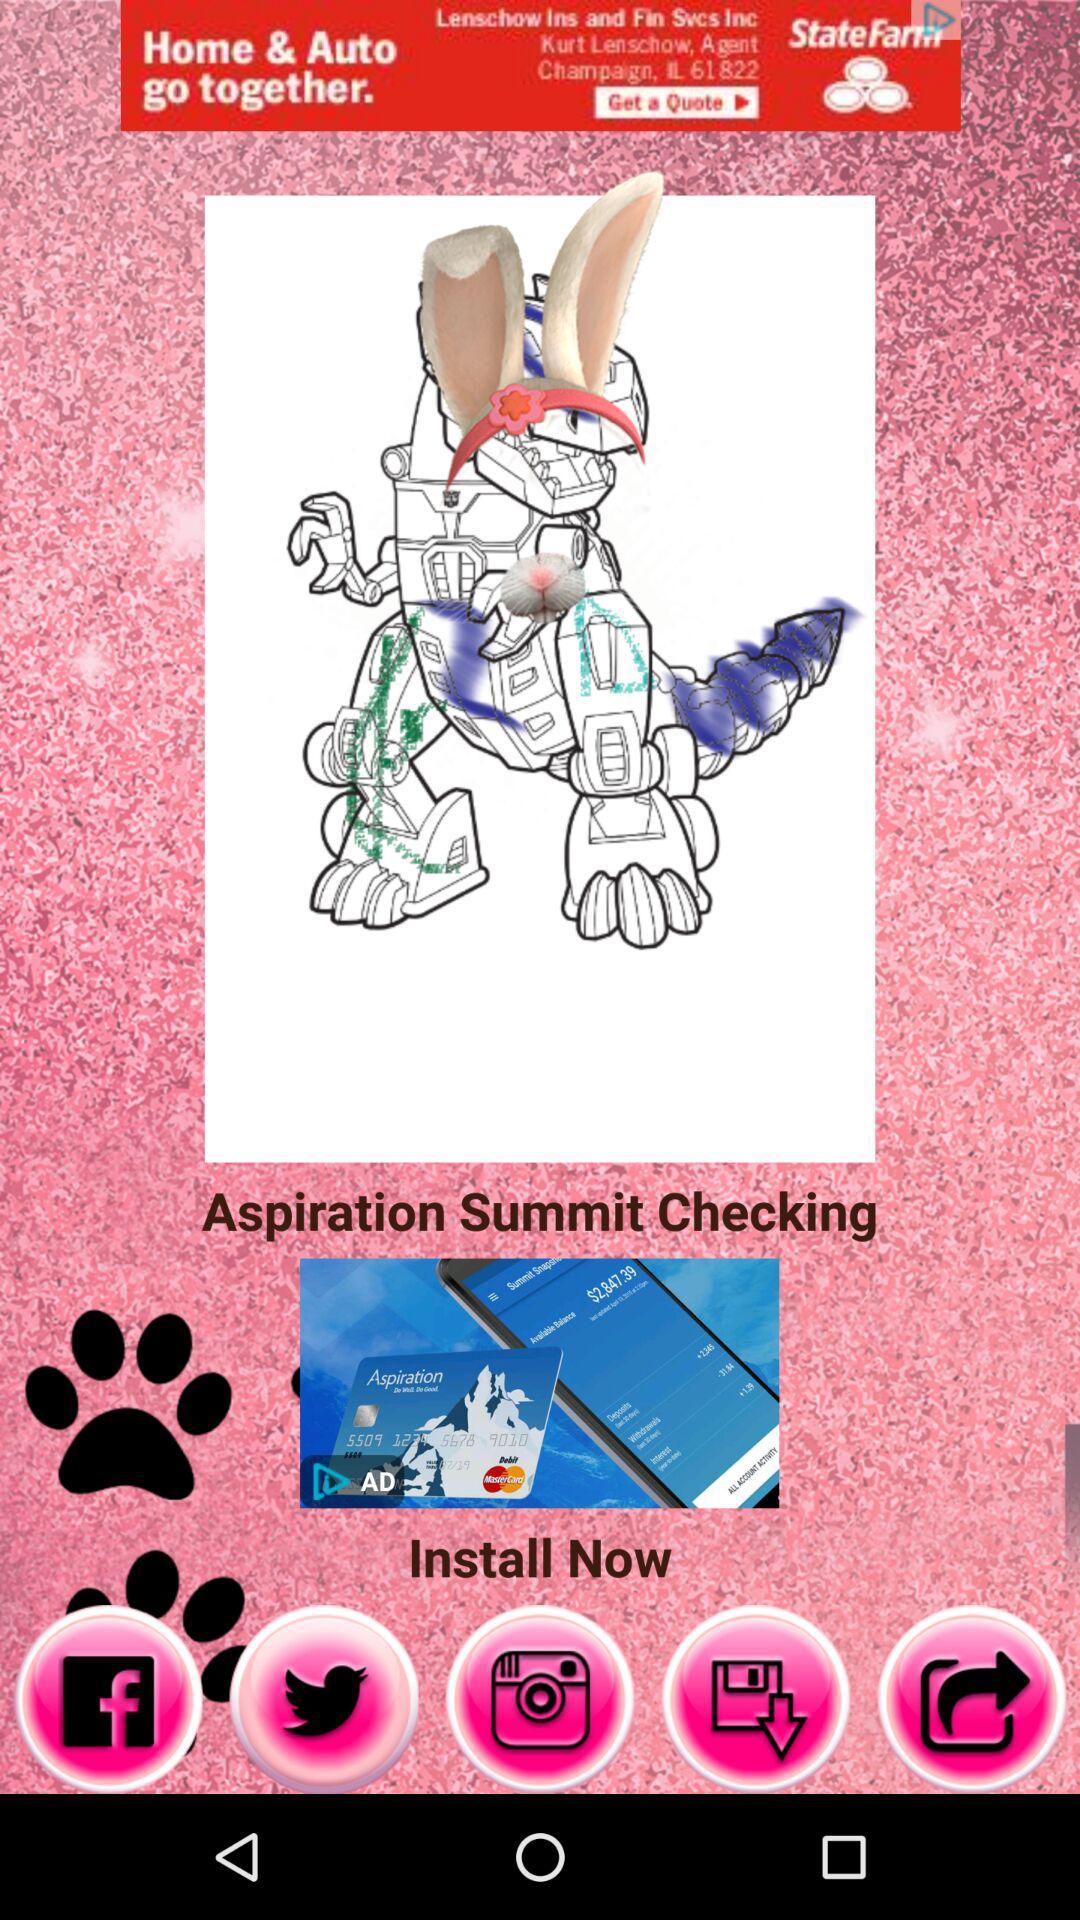  What do you see at coordinates (540, 1698) in the screenshot?
I see `on the music` at bounding box center [540, 1698].